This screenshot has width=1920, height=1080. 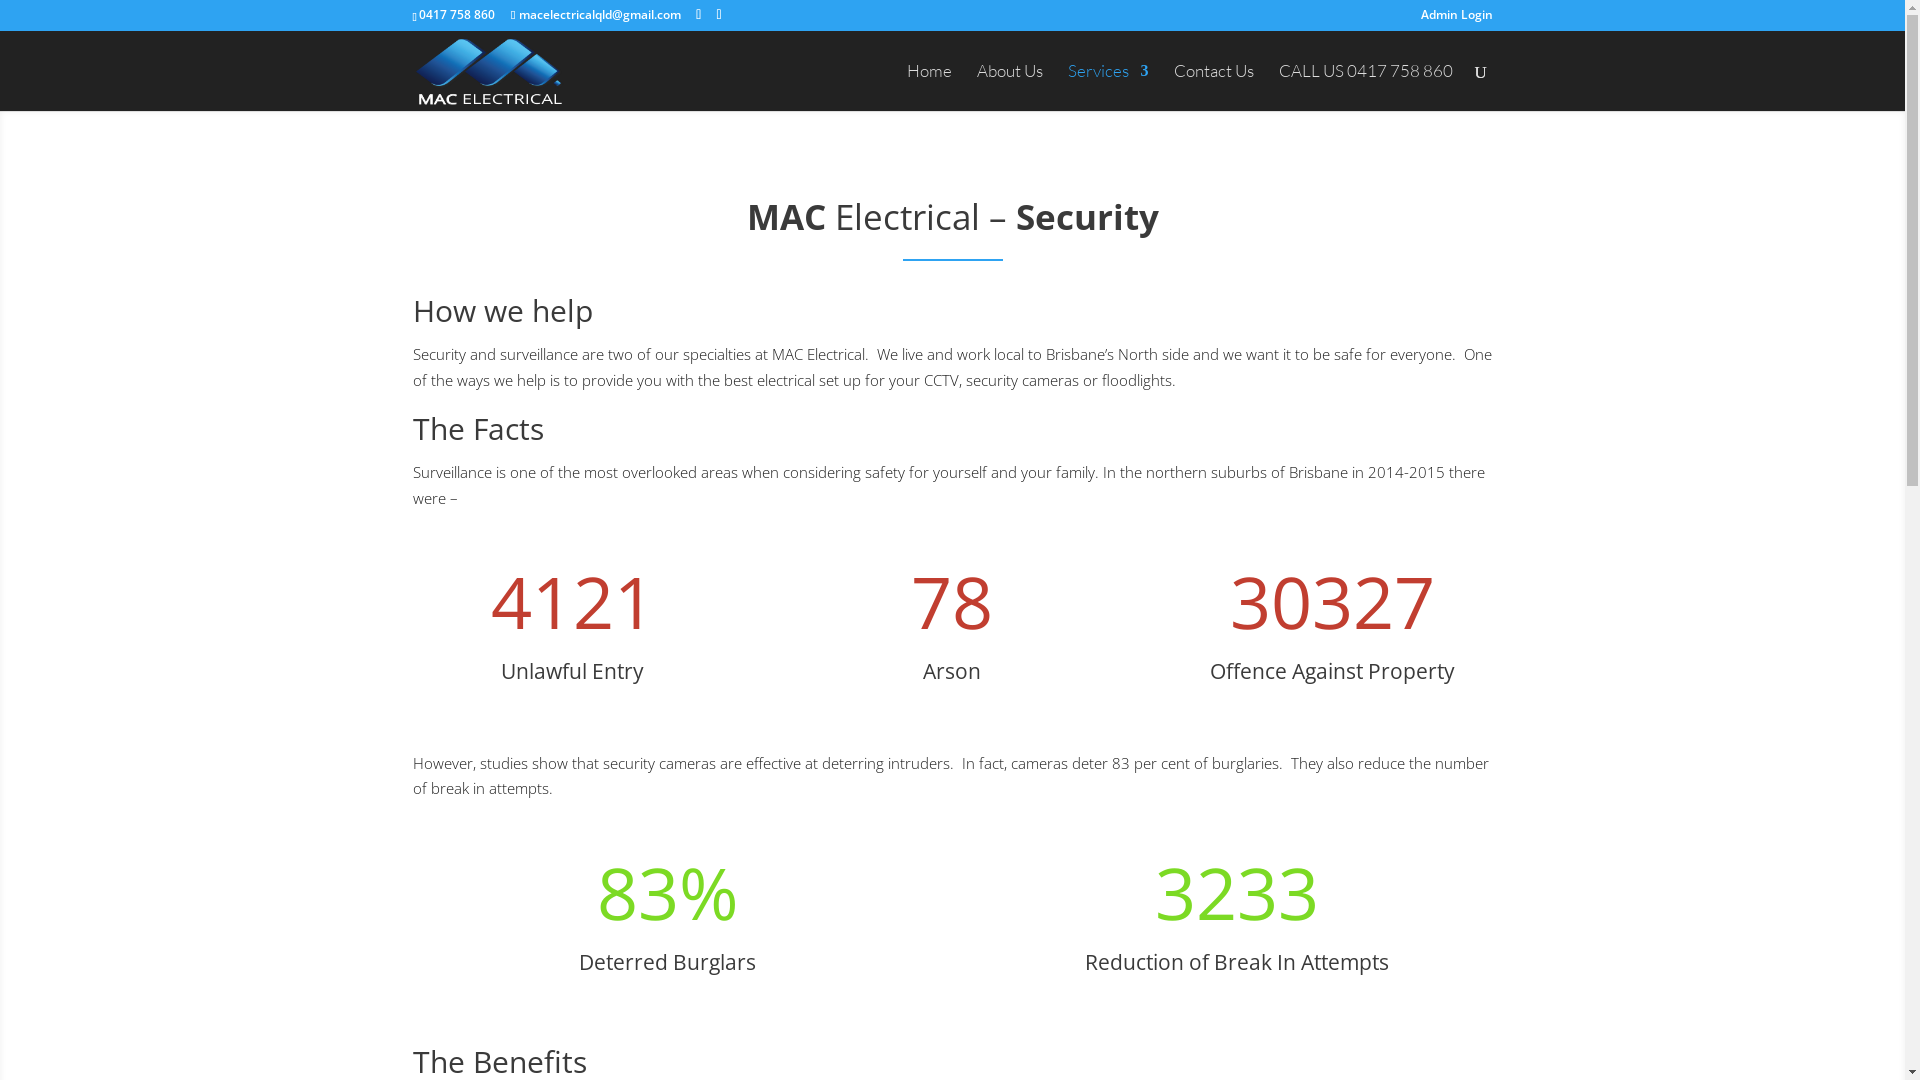 What do you see at coordinates (905, 86) in the screenshot?
I see `'Home'` at bounding box center [905, 86].